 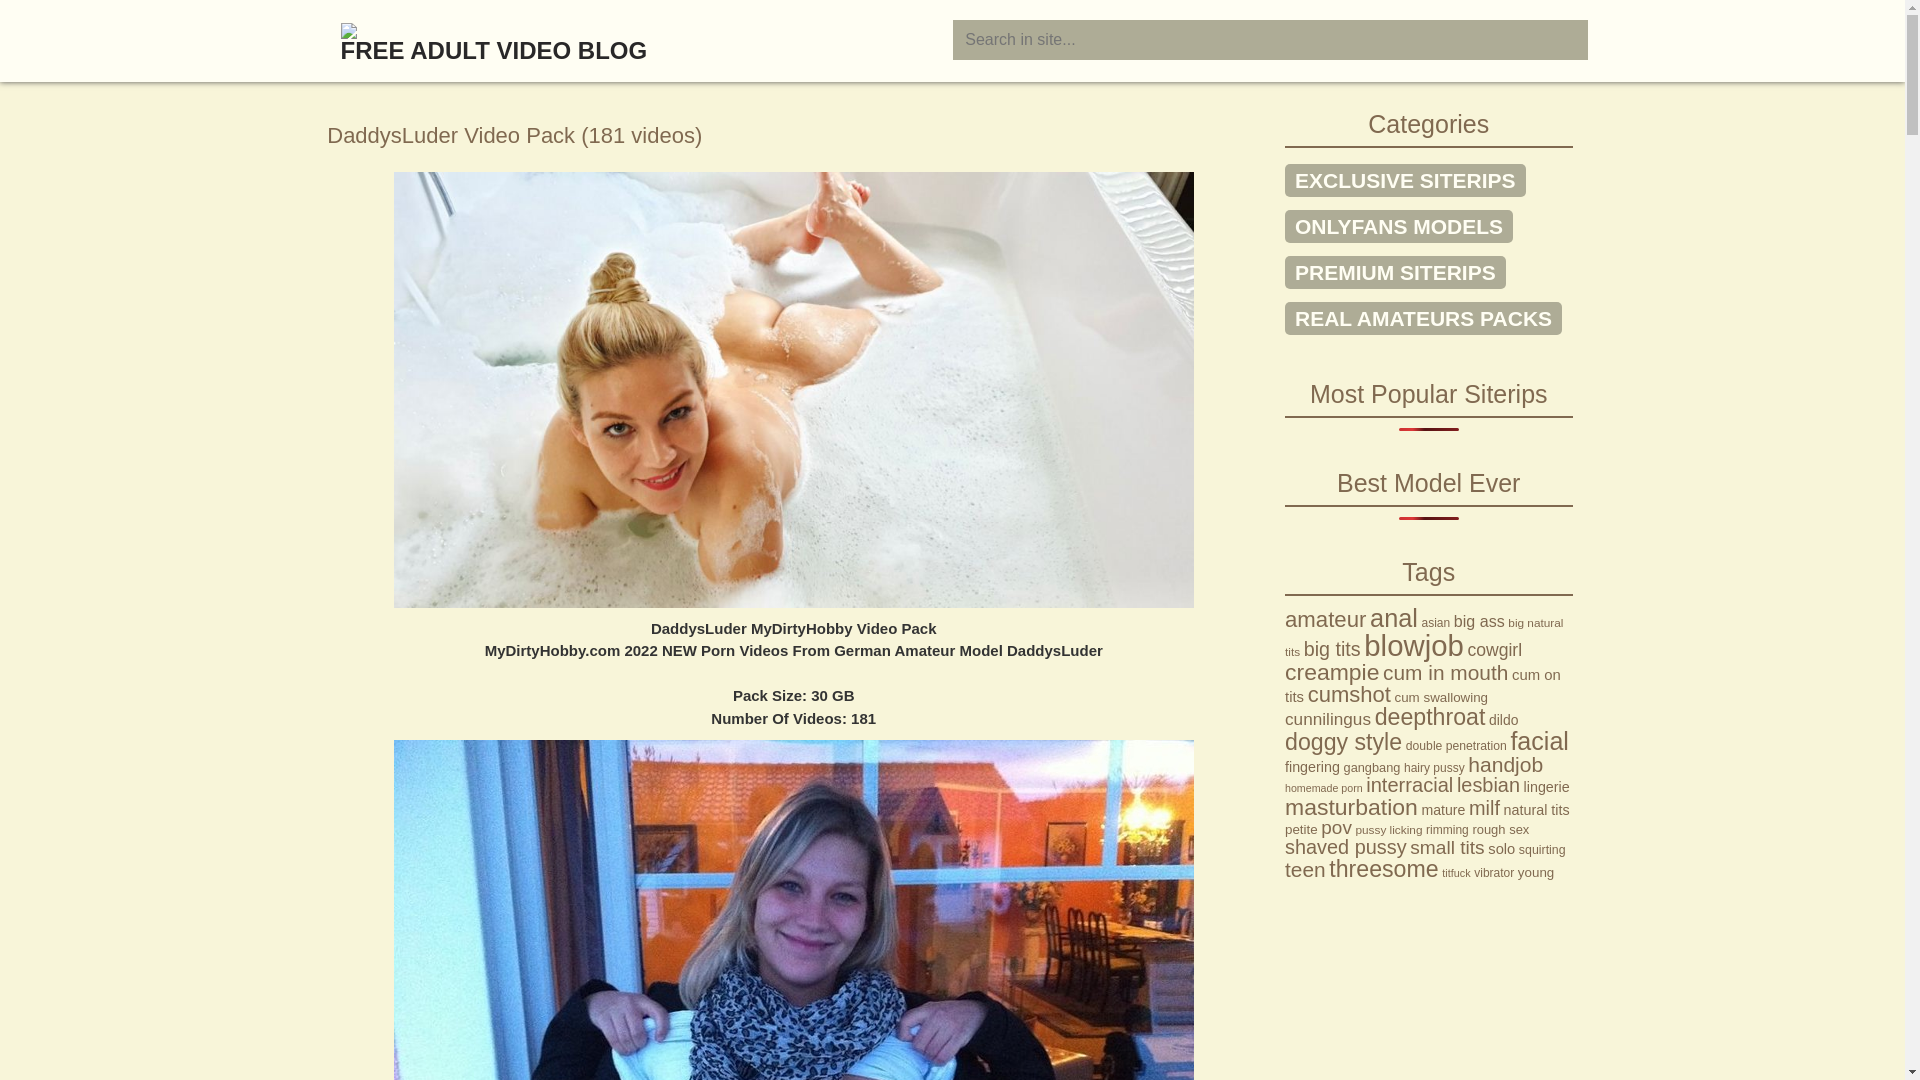 I want to click on 'handjob', so click(x=1505, y=764).